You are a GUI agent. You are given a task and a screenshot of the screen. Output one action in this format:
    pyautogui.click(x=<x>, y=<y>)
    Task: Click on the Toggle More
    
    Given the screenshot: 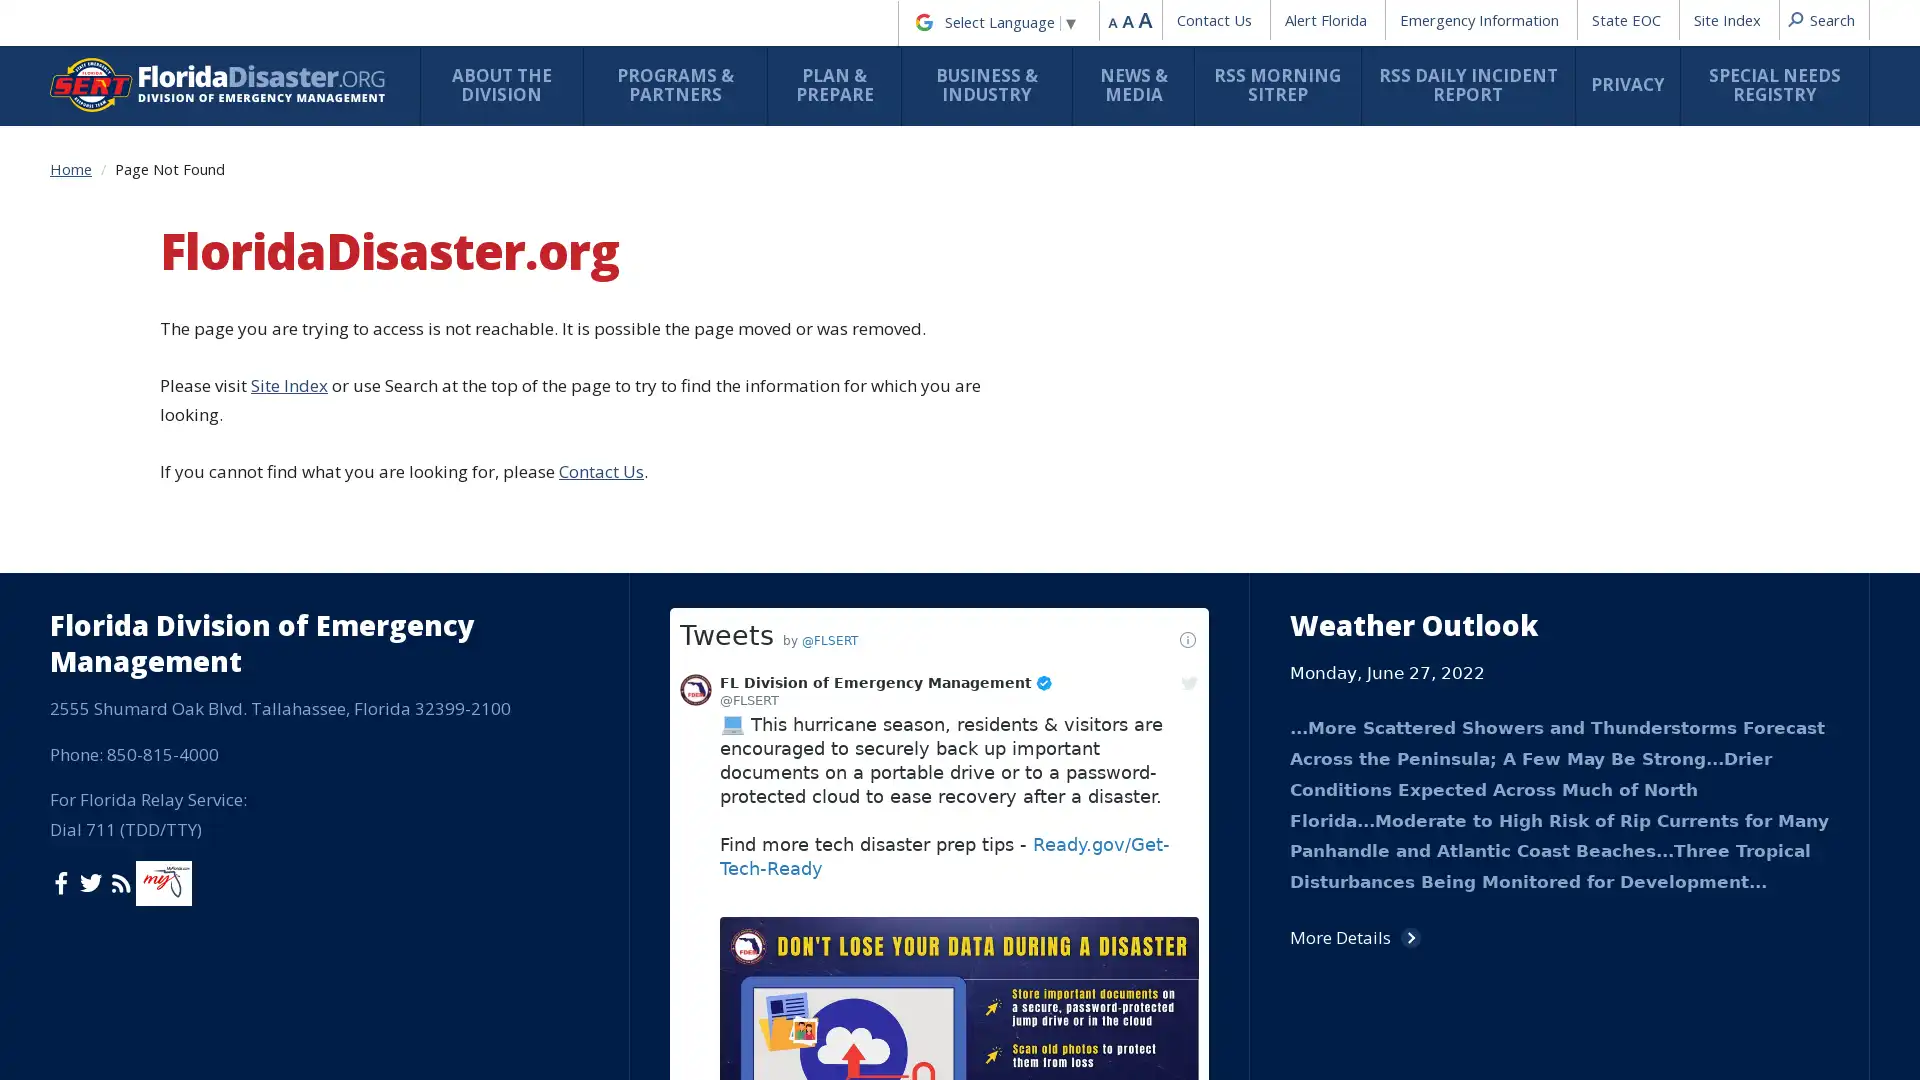 What is the action you would take?
    pyautogui.click(x=801, y=332)
    